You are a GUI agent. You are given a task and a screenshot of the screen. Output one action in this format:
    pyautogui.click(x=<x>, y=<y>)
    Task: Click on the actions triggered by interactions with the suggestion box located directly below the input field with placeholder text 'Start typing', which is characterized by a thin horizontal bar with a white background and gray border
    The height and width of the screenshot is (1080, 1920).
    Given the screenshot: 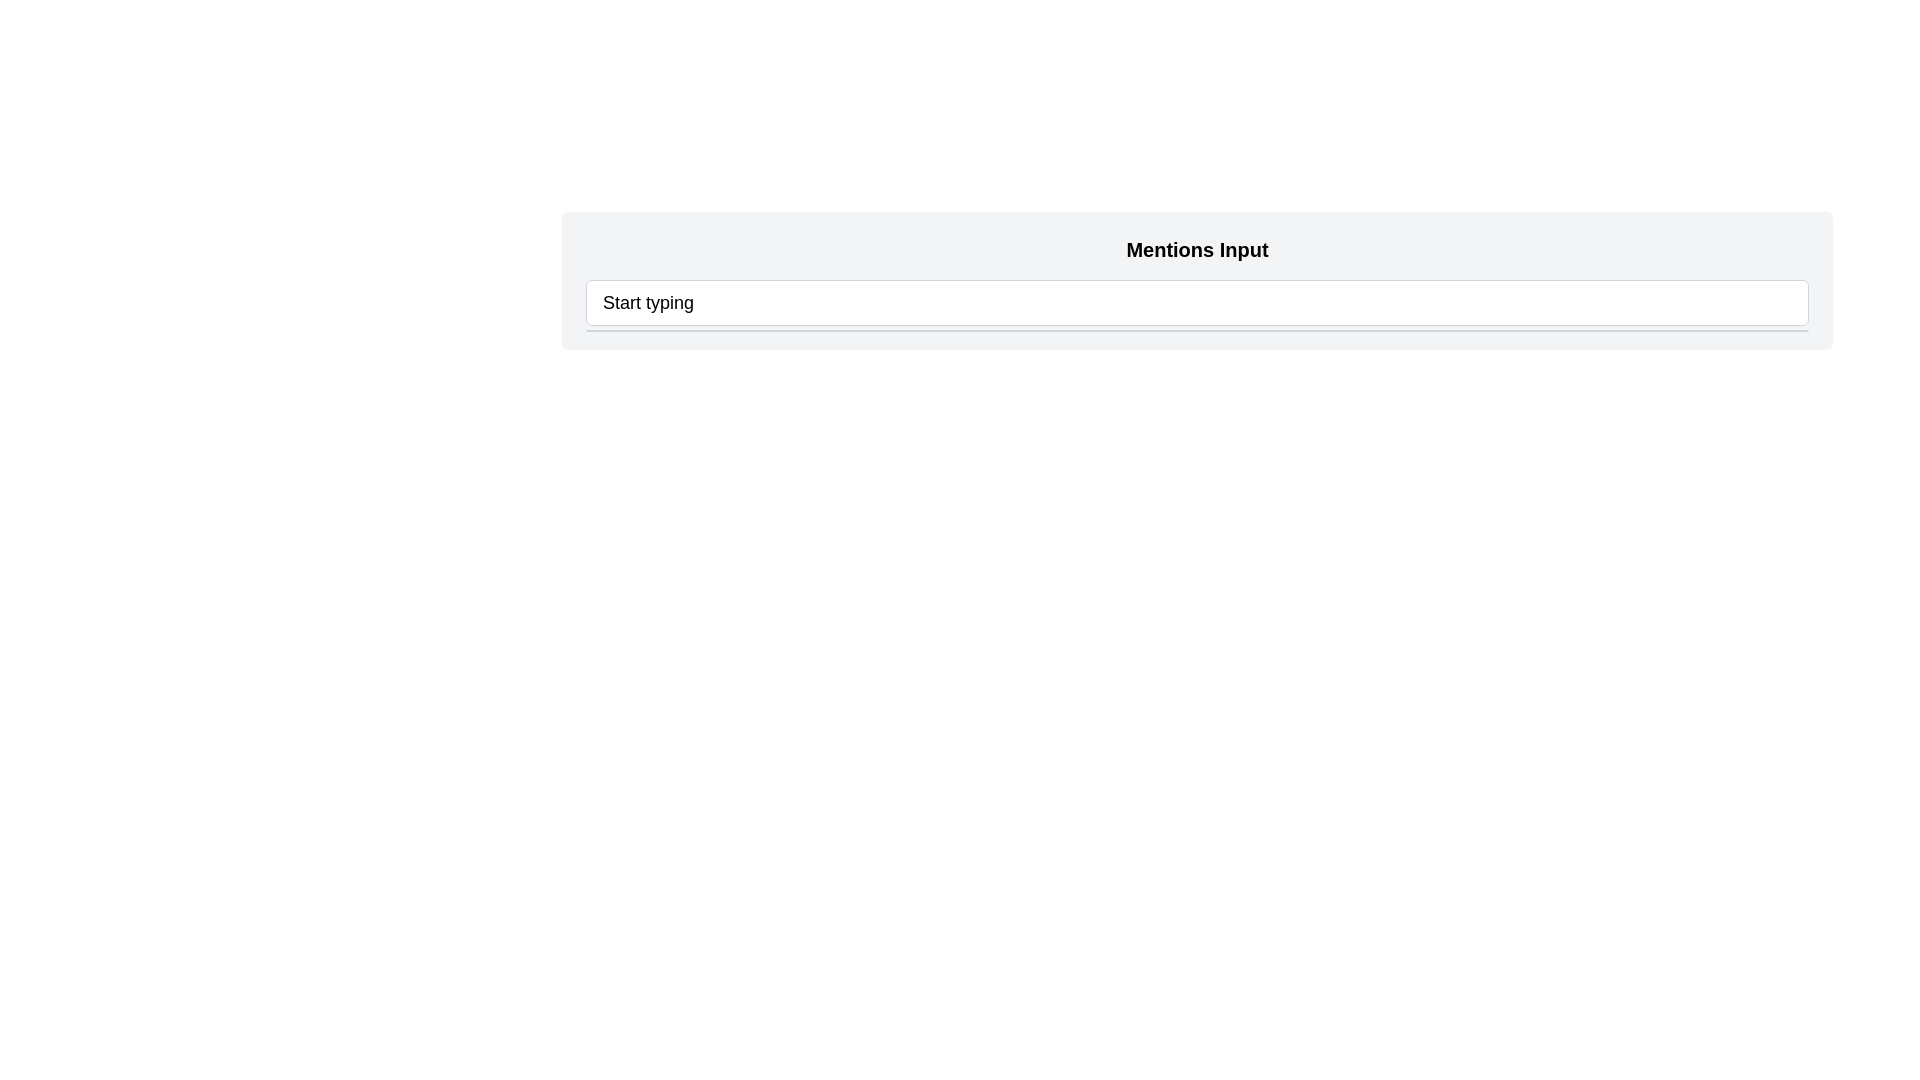 What is the action you would take?
    pyautogui.click(x=1197, y=330)
    